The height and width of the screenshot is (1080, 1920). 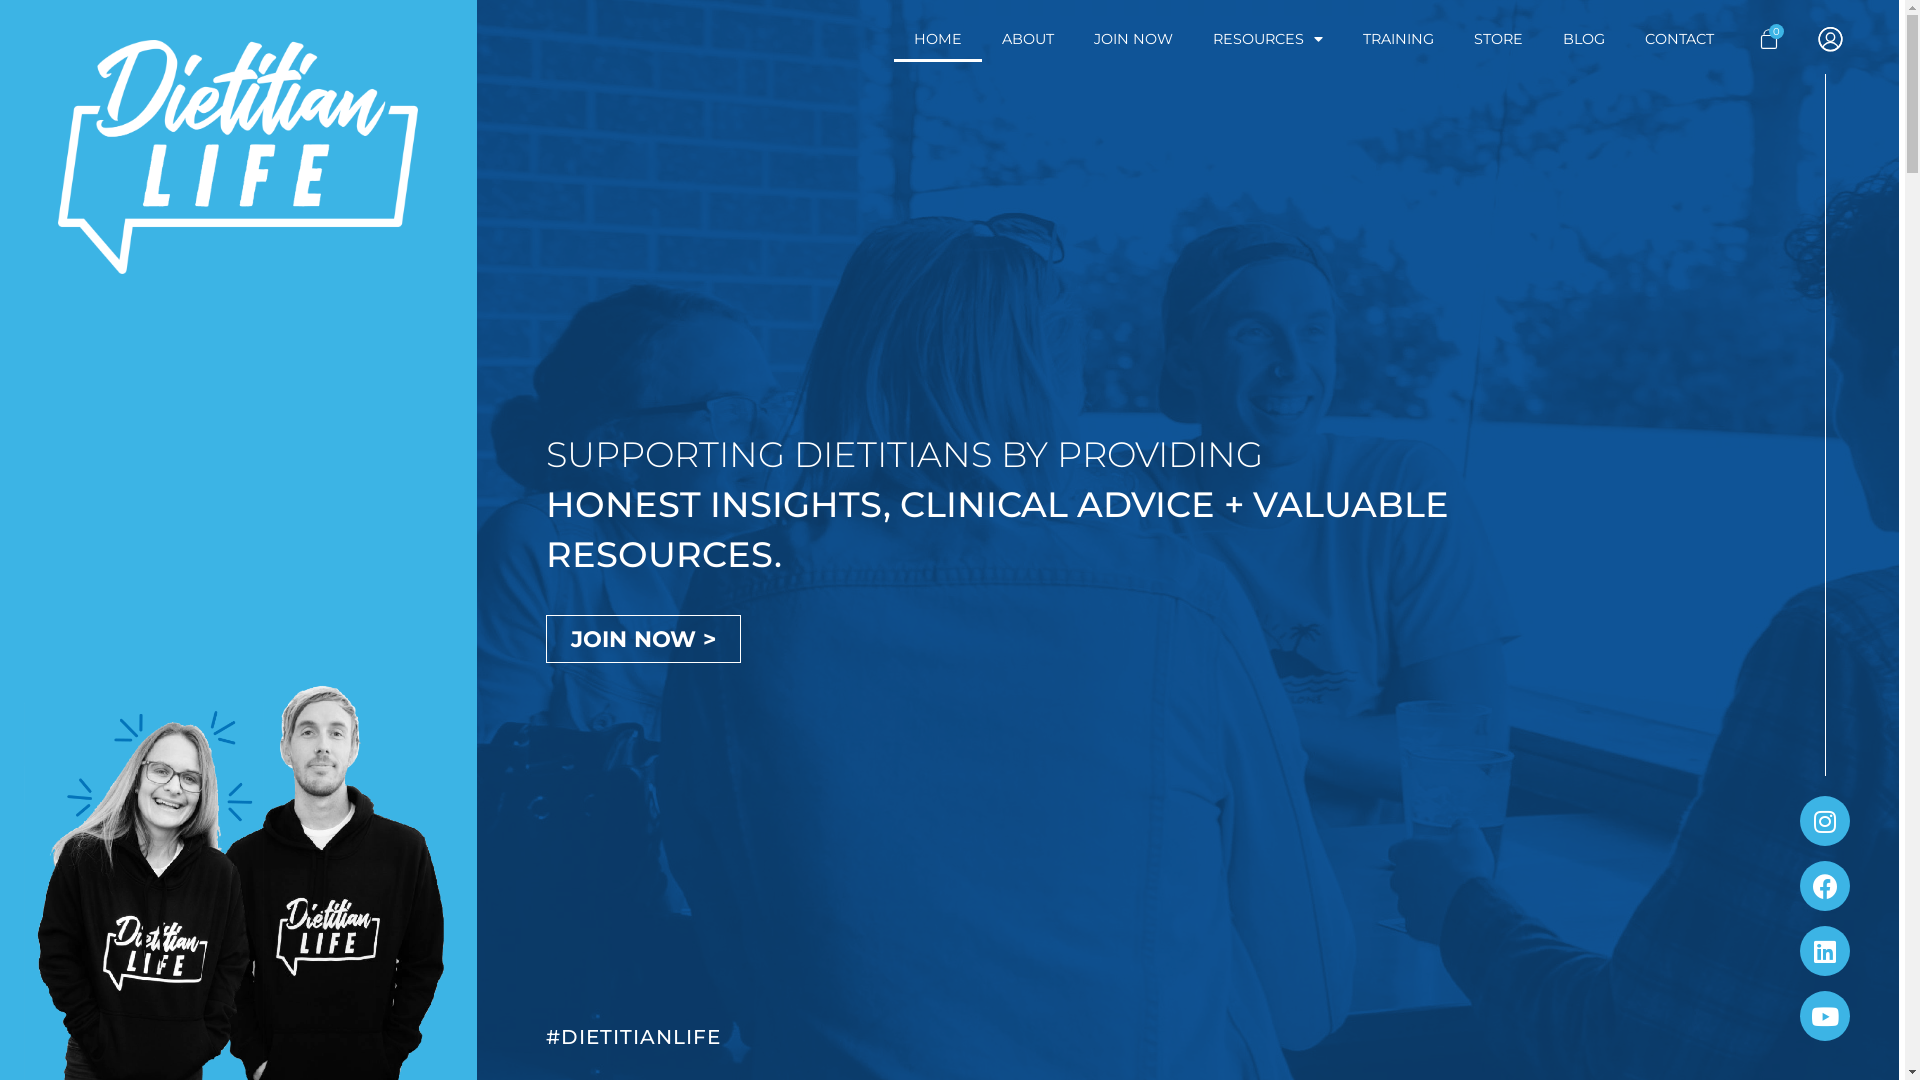 What do you see at coordinates (1679, 38) in the screenshot?
I see `'CONTACT'` at bounding box center [1679, 38].